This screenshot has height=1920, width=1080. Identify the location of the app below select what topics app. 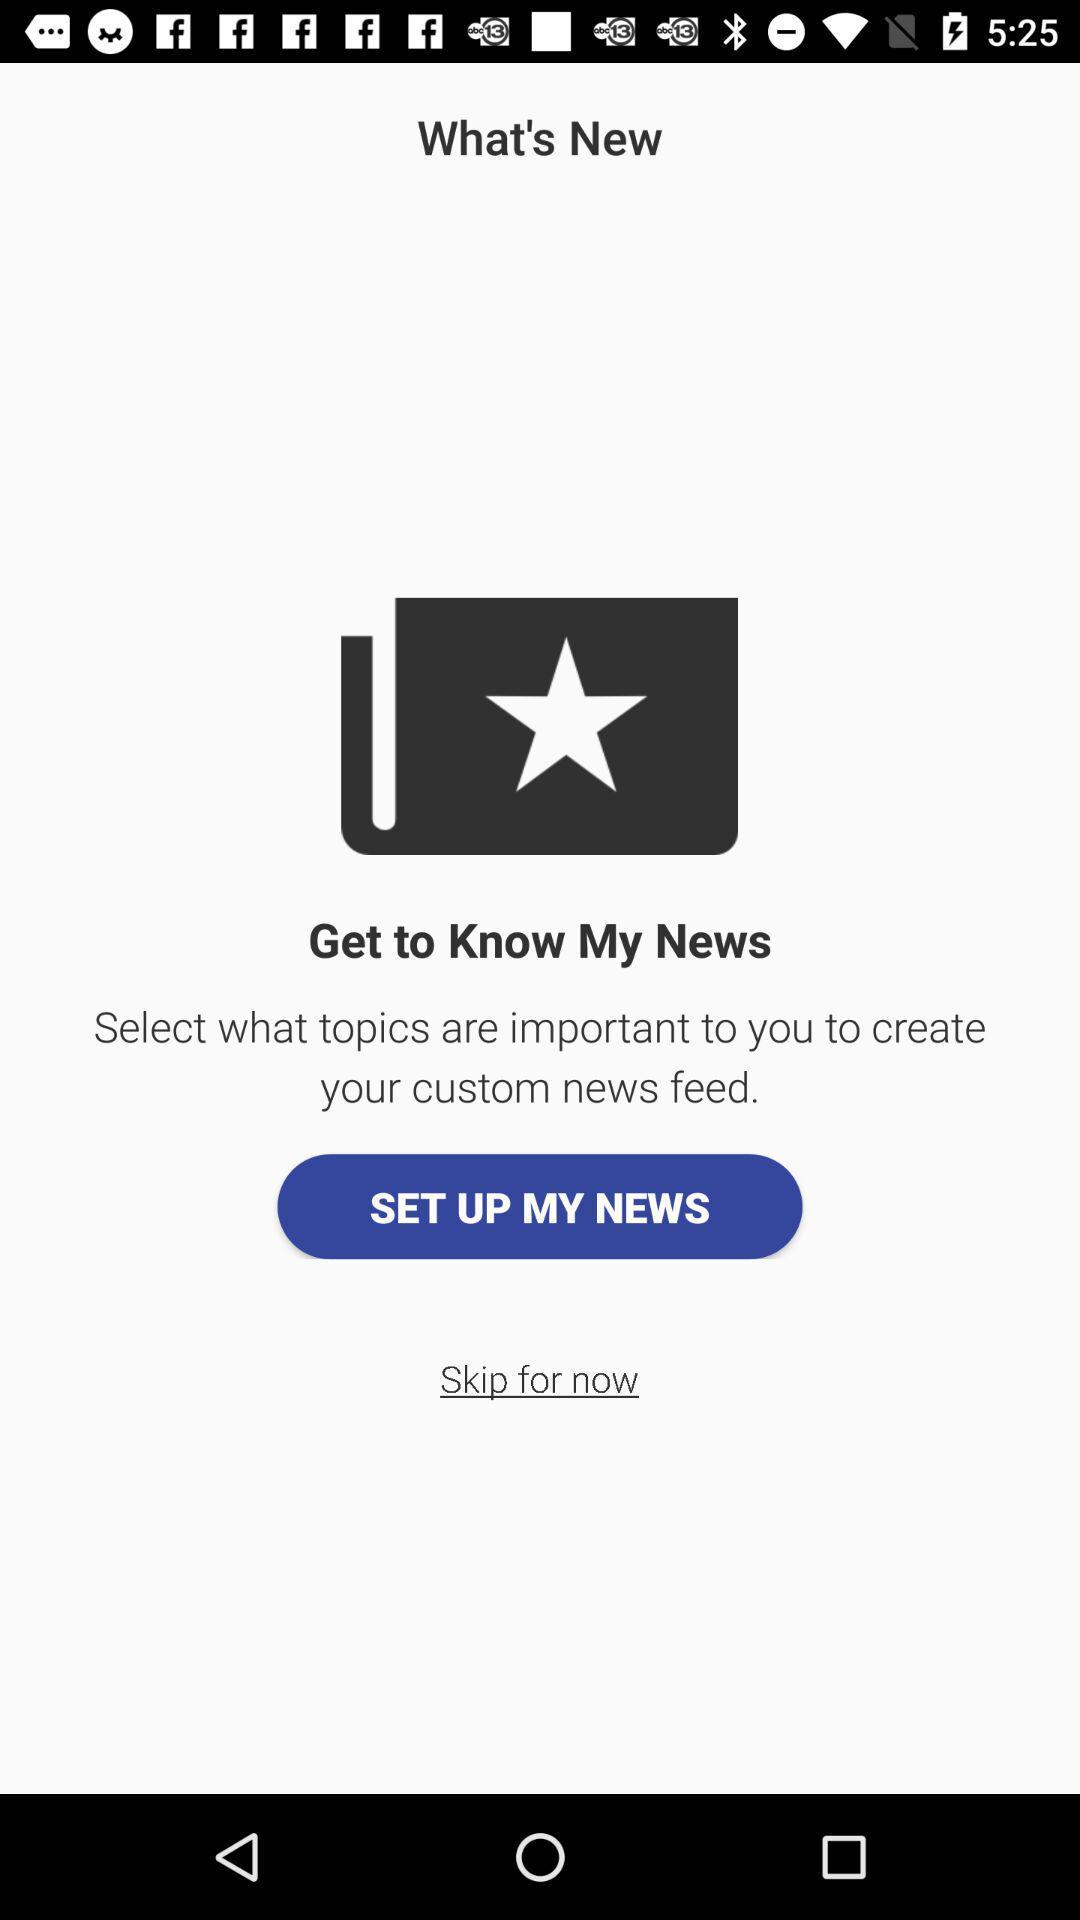
(540, 1205).